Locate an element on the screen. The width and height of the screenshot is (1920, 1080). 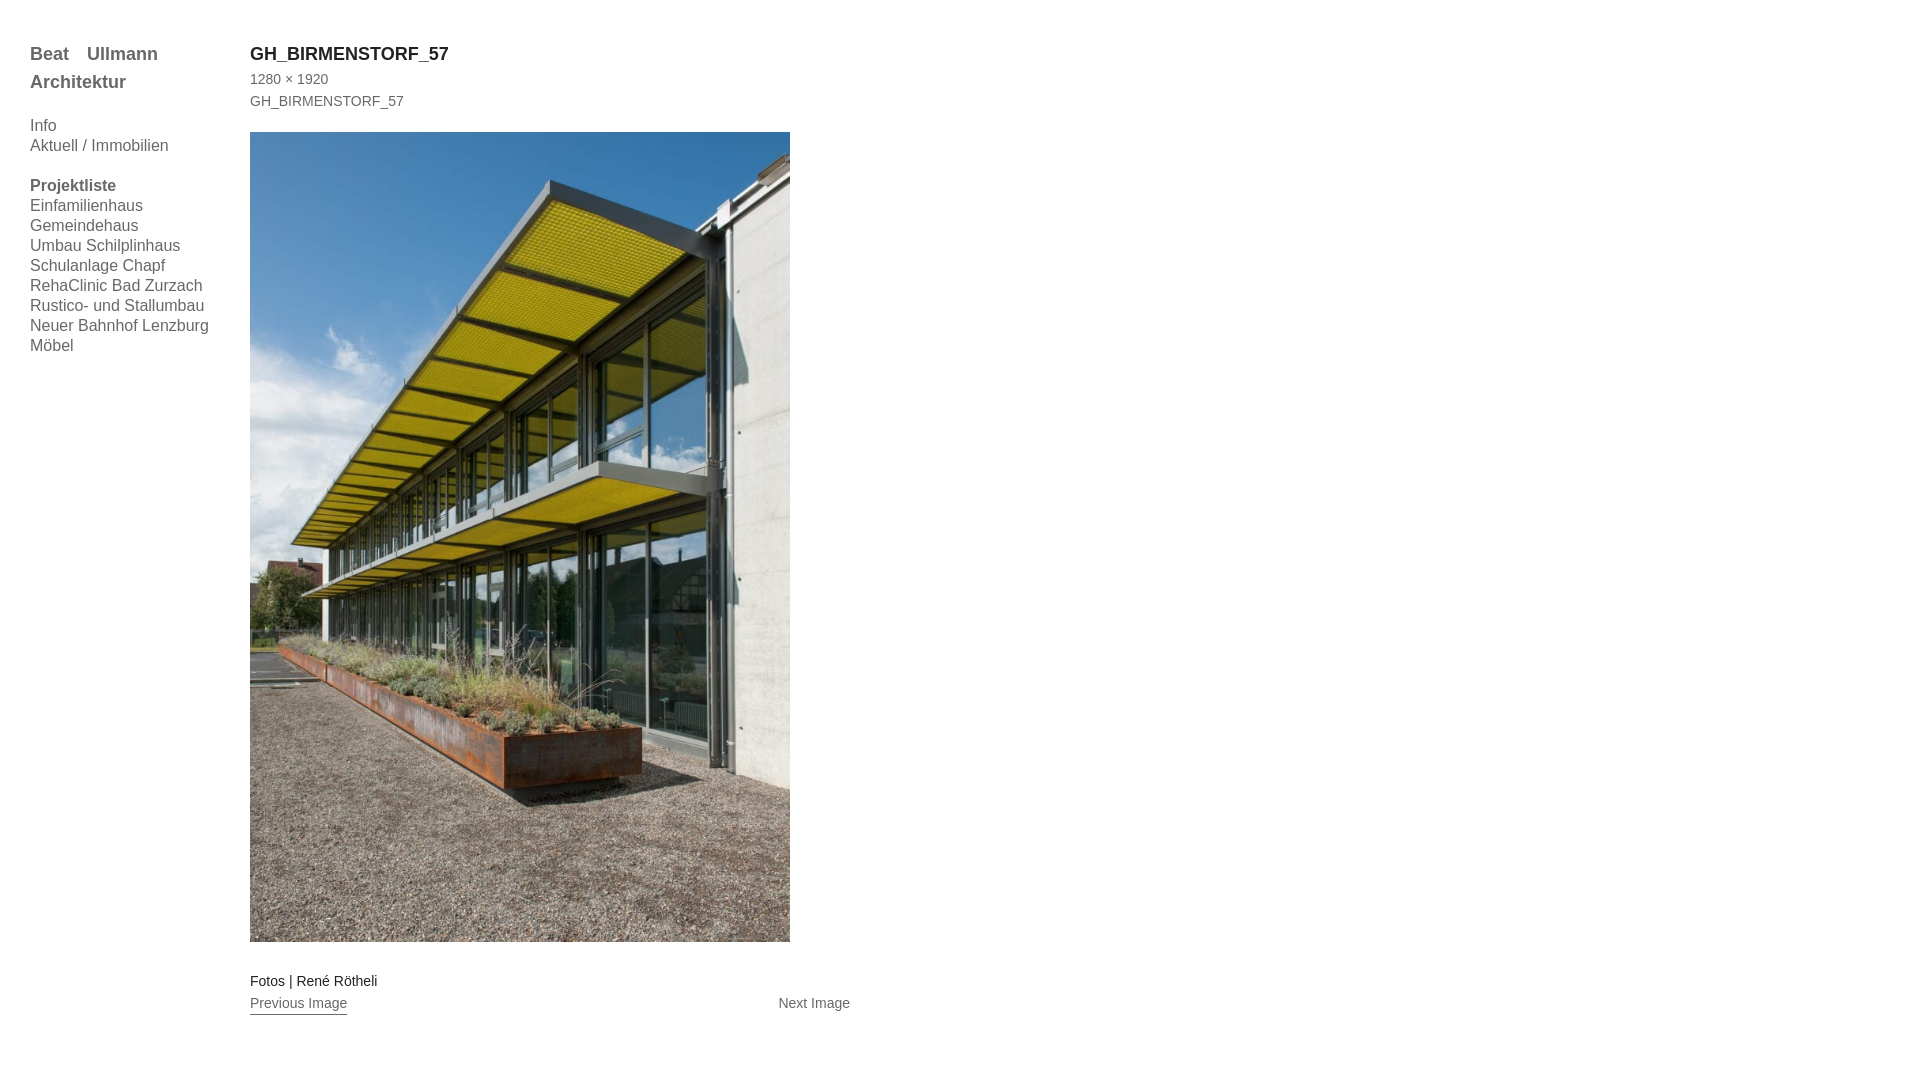
'GH_BIRMENSTORF_57' is located at coordinates (326, 100).